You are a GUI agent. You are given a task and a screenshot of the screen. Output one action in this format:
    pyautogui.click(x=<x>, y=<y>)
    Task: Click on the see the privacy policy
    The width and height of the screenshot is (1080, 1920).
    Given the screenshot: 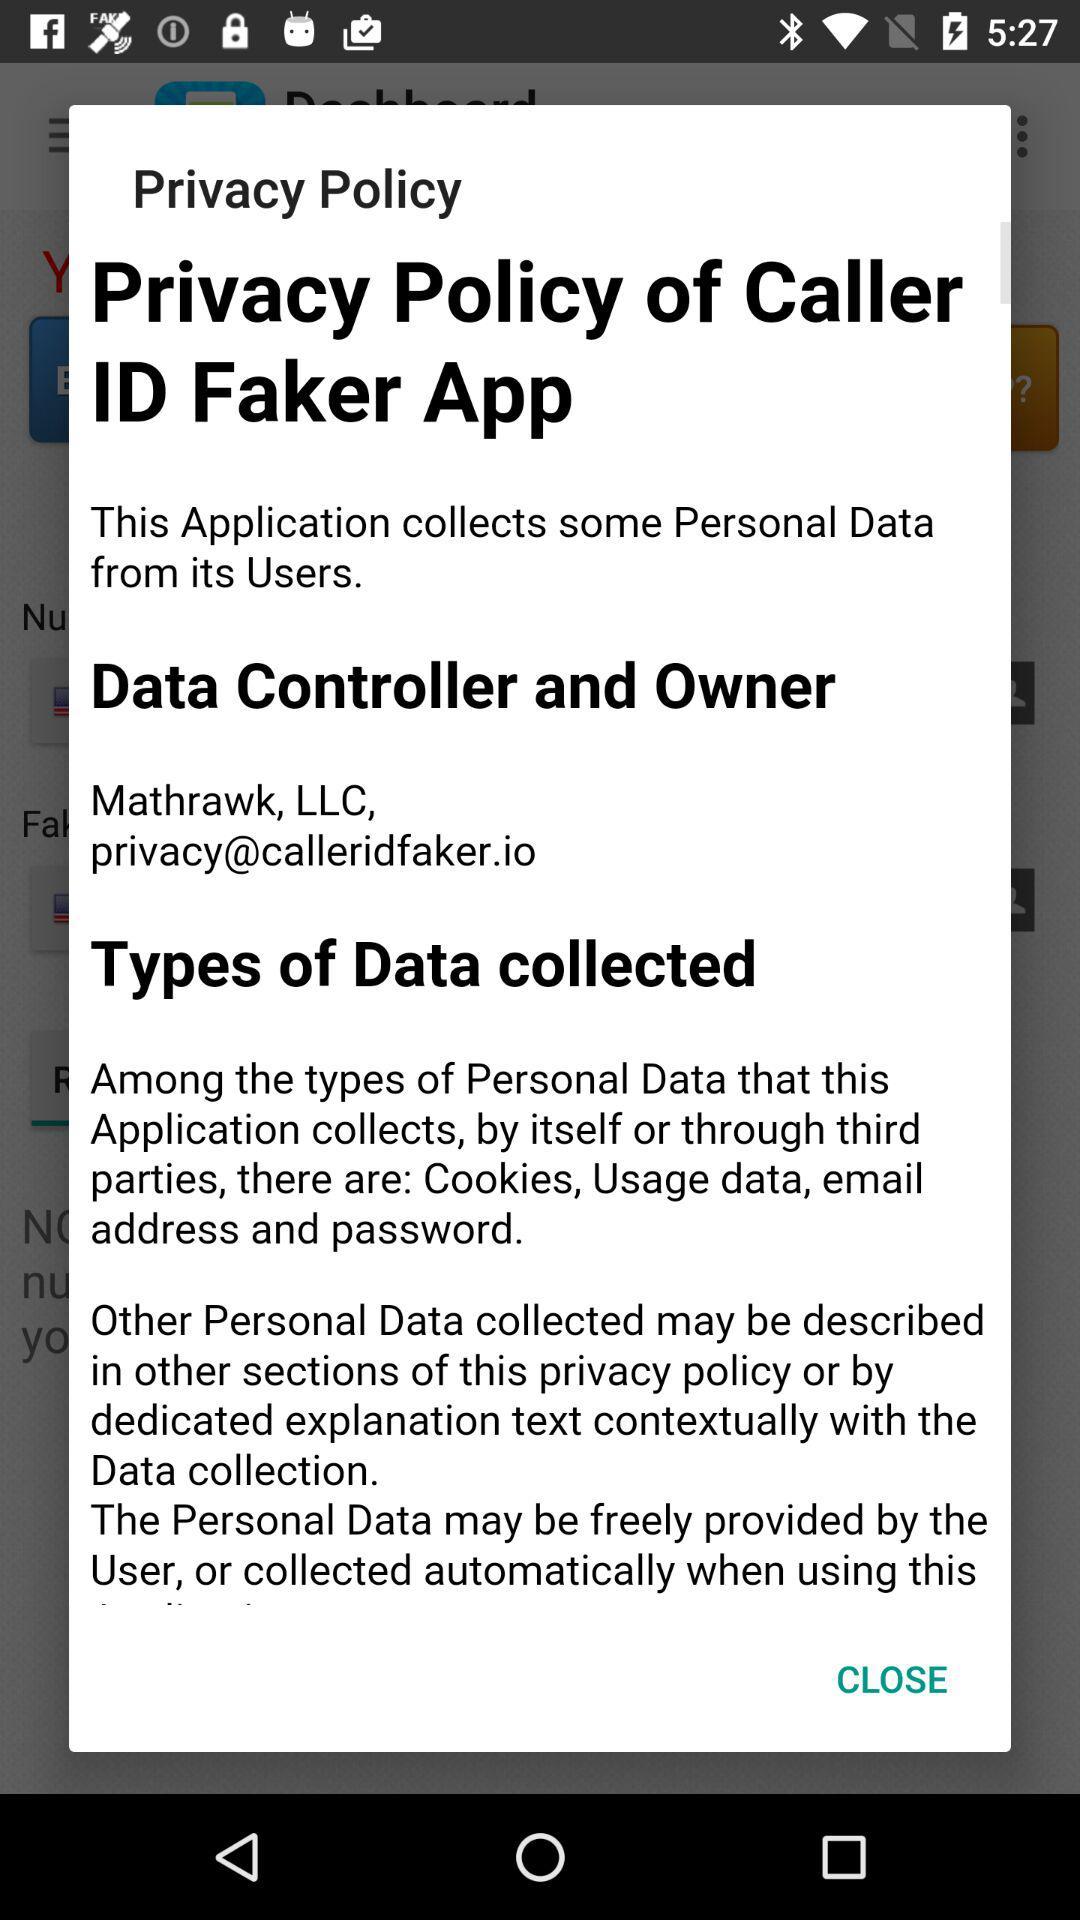 What is the action you would take?
    pyautogui.click(x=540, y=912)
    